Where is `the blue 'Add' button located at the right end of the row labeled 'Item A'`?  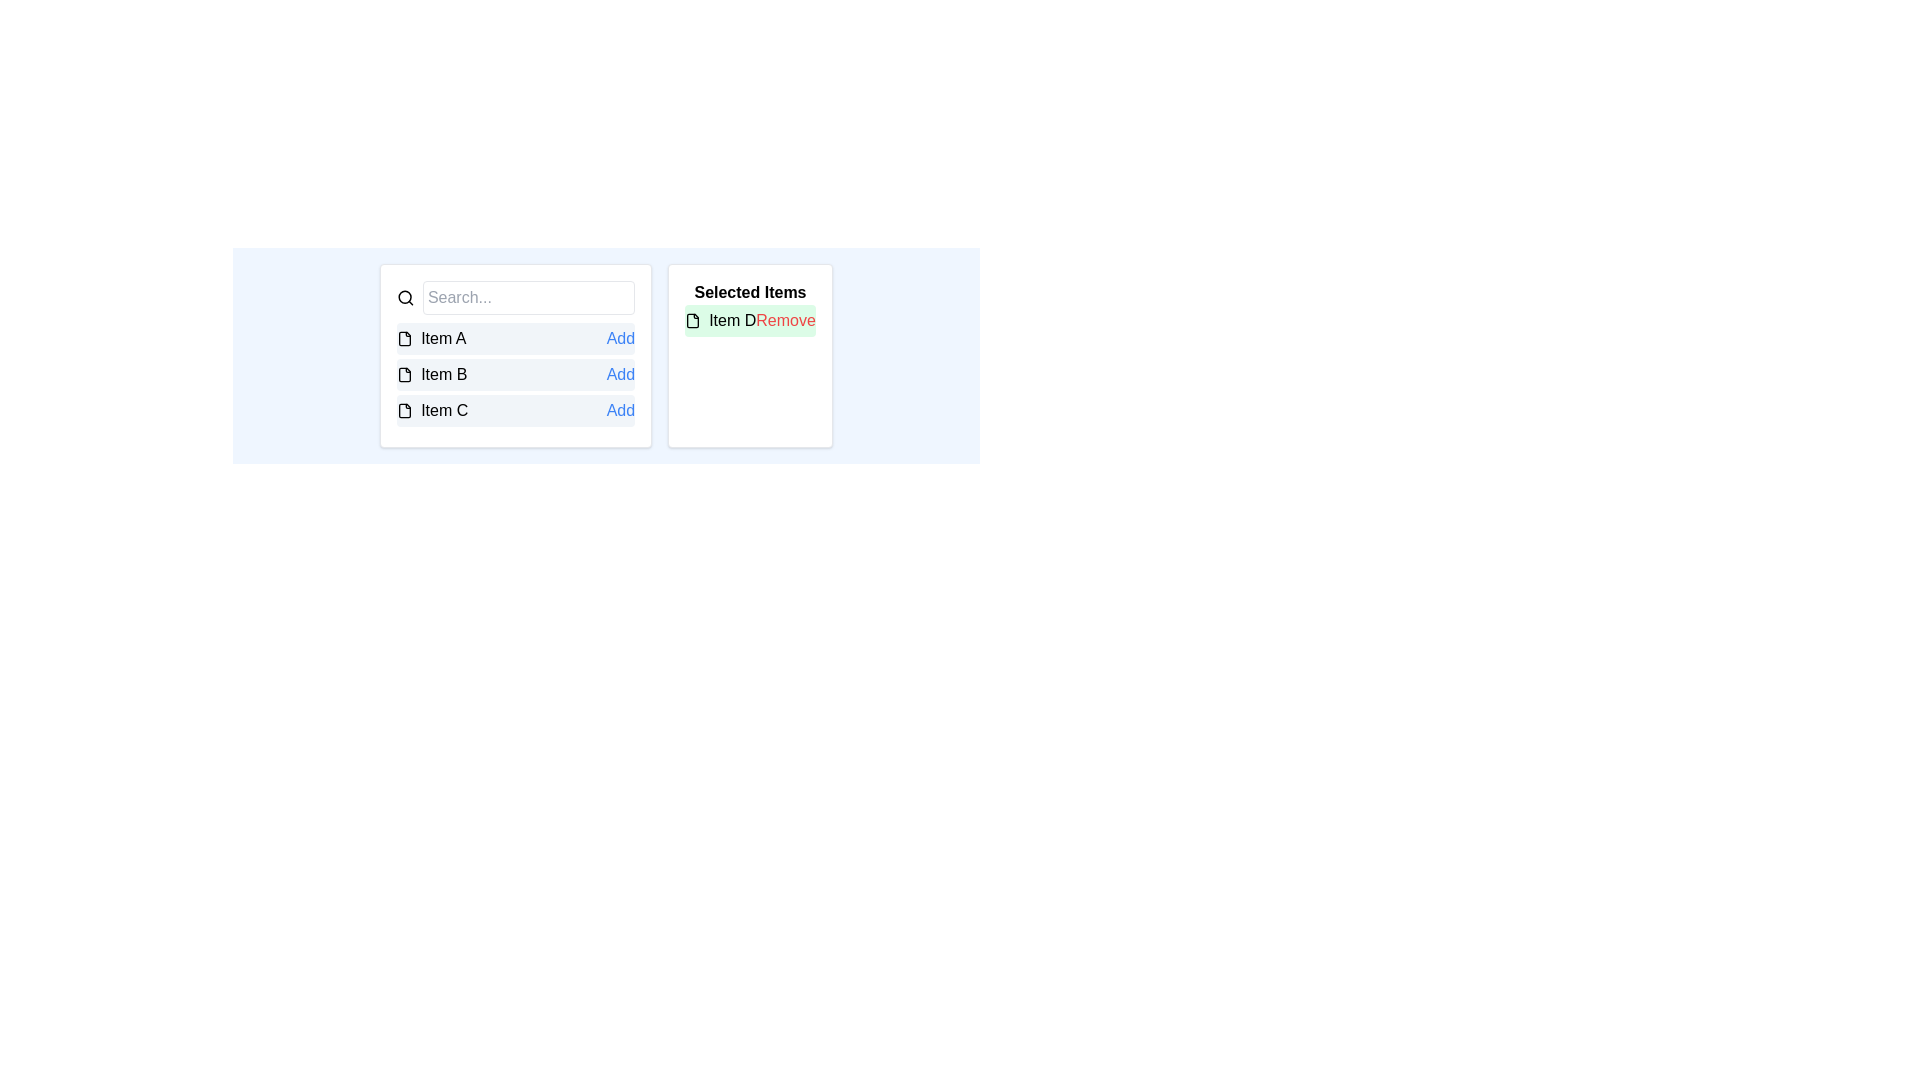 the blue 'Add' button located at the right end of the row labeled 'Item A' is located at coordinates (619, 338).